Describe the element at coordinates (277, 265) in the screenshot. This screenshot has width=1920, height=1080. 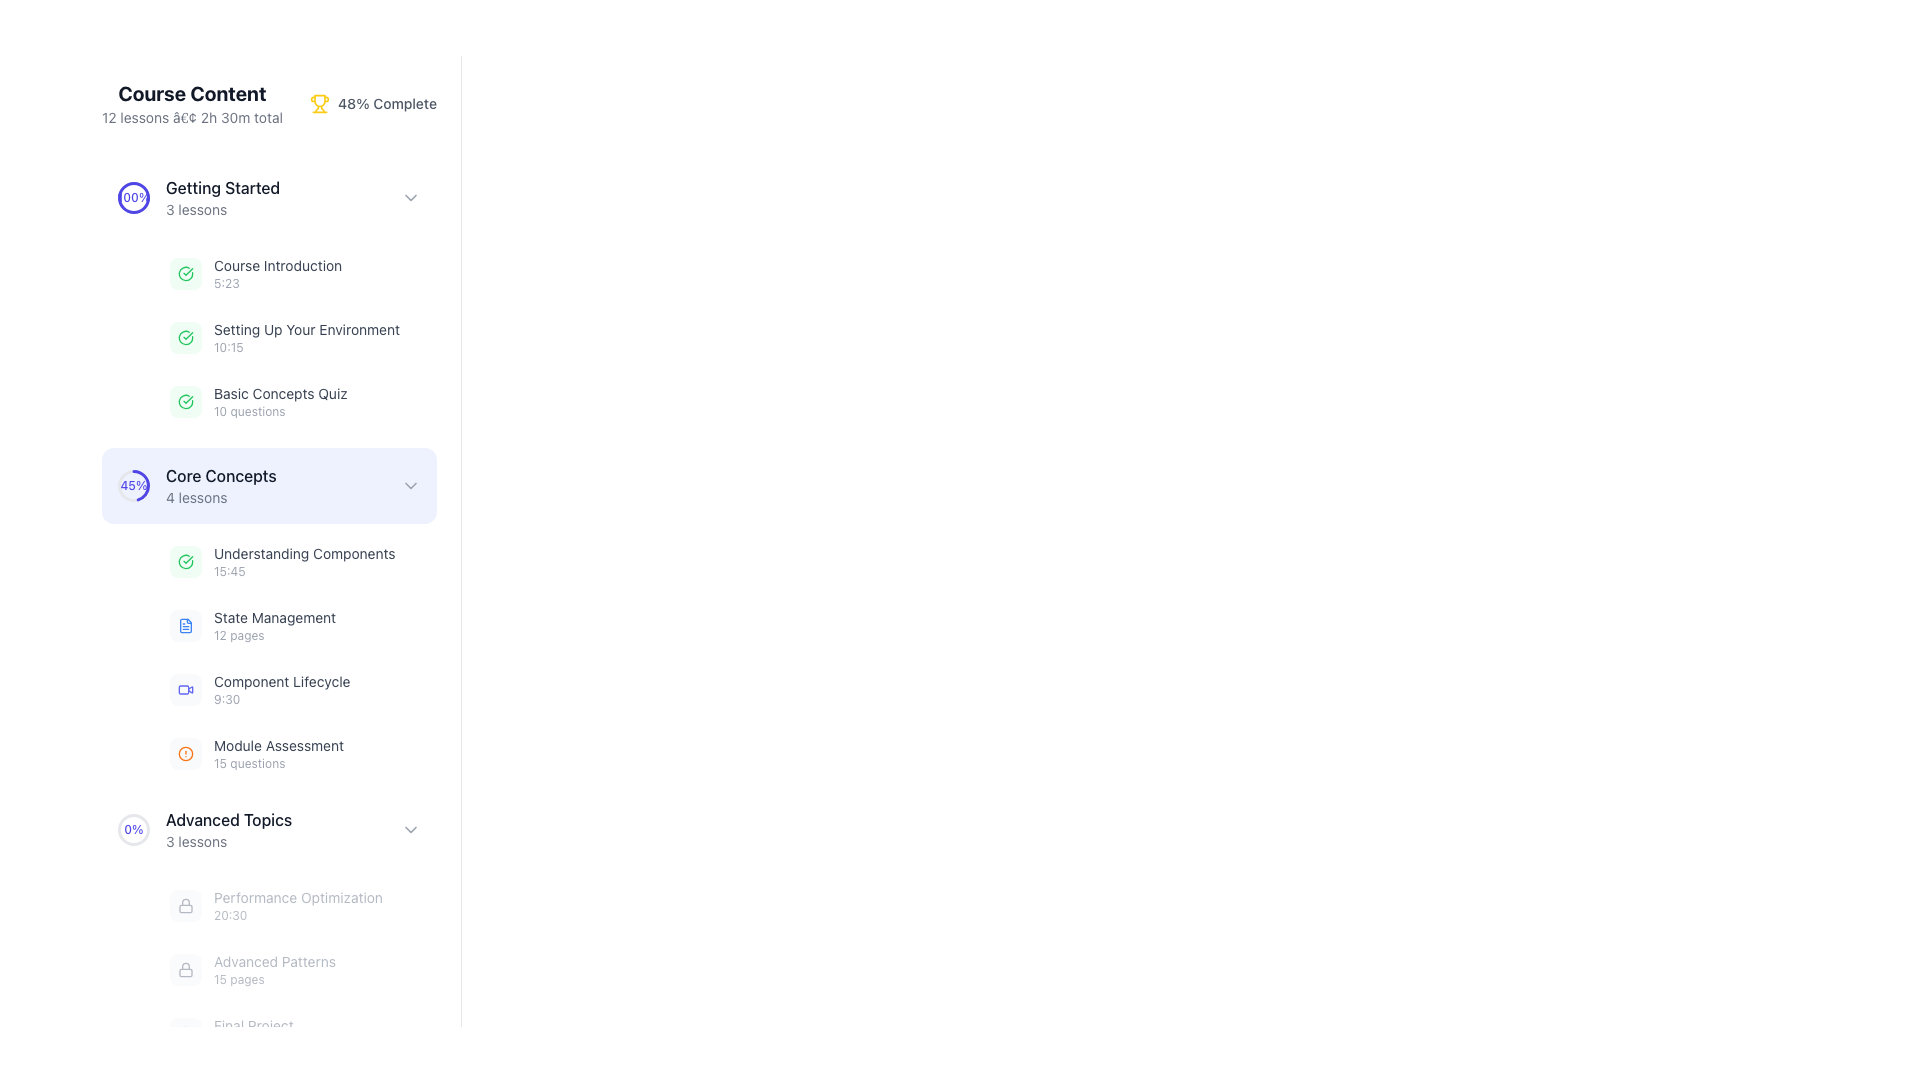
I see `the static text label displaying the title of the lesson in the 'Getting Started' section, located above the time indicator '5:23' and next to the completion checkmark icon` at that location.